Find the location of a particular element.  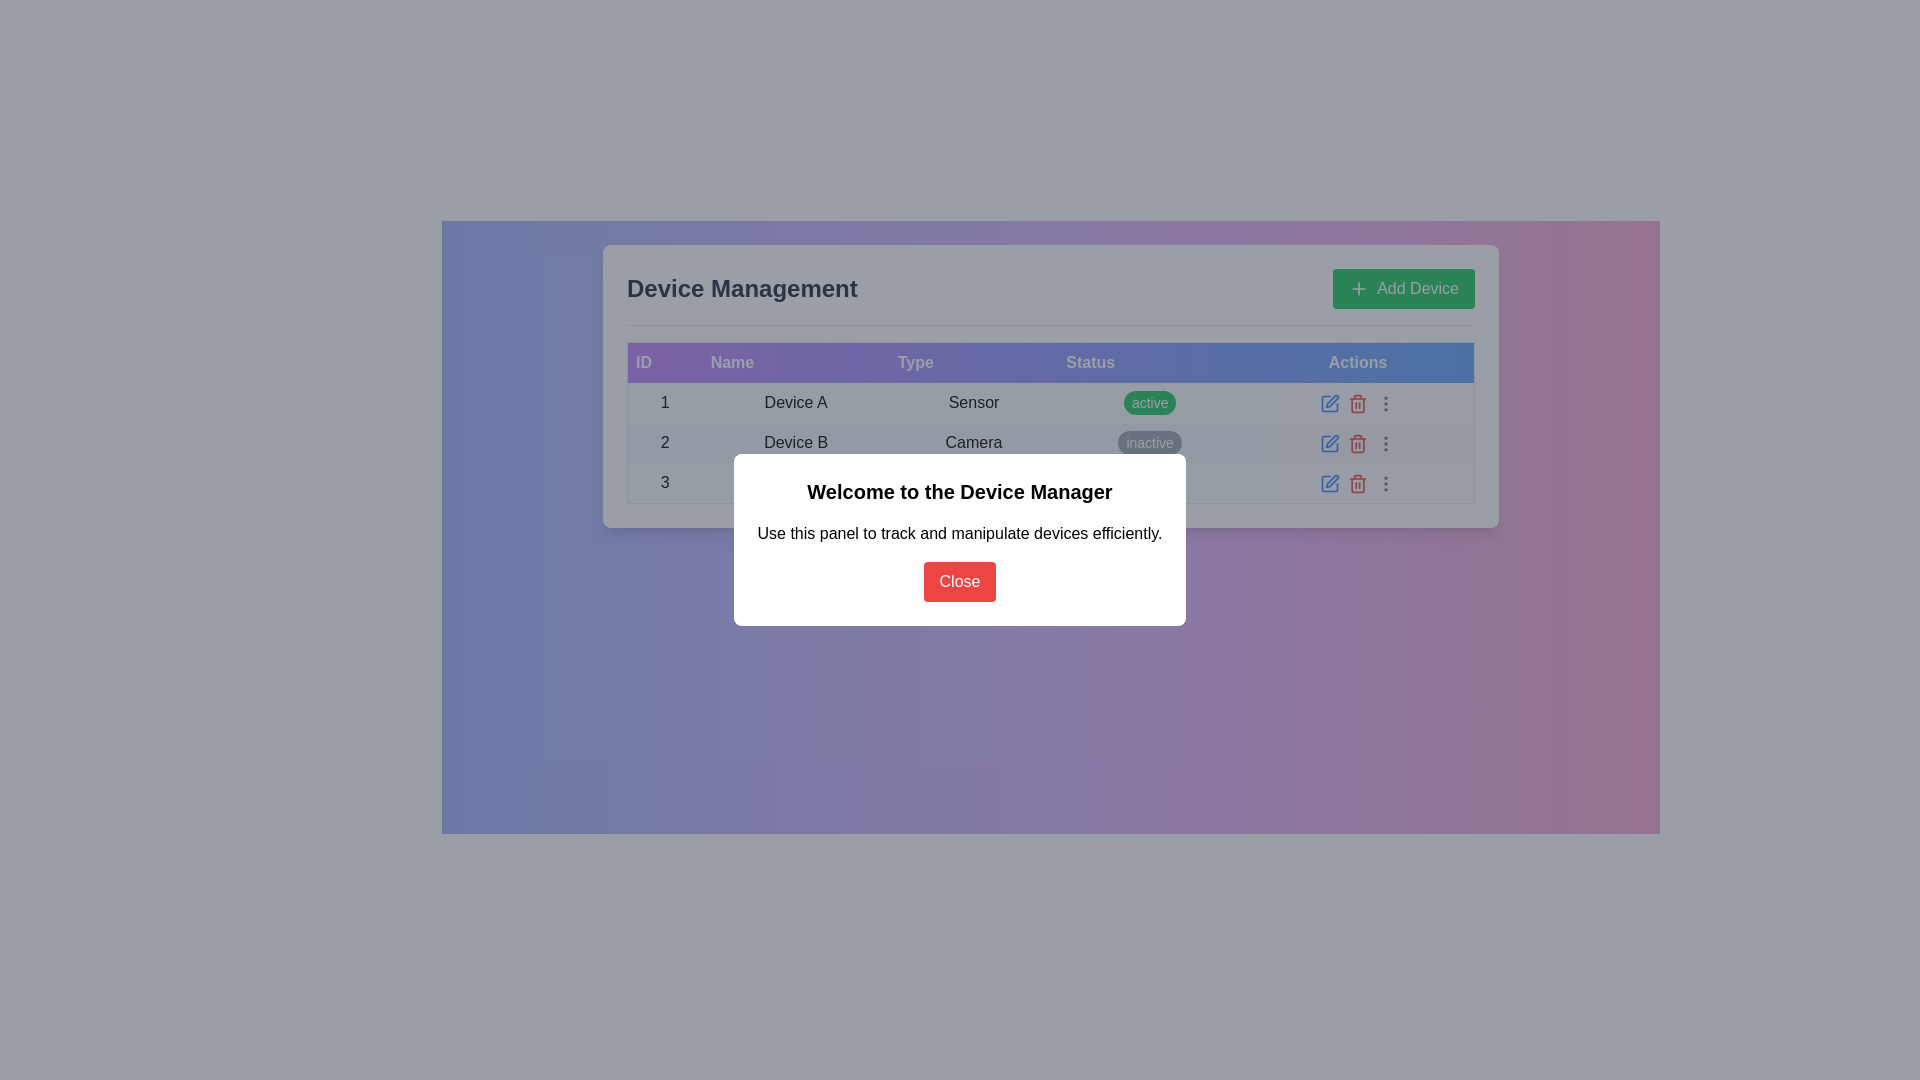

the pen icon in the 'Actions' column for 'Device B' is located at coordinates (1332, 481).